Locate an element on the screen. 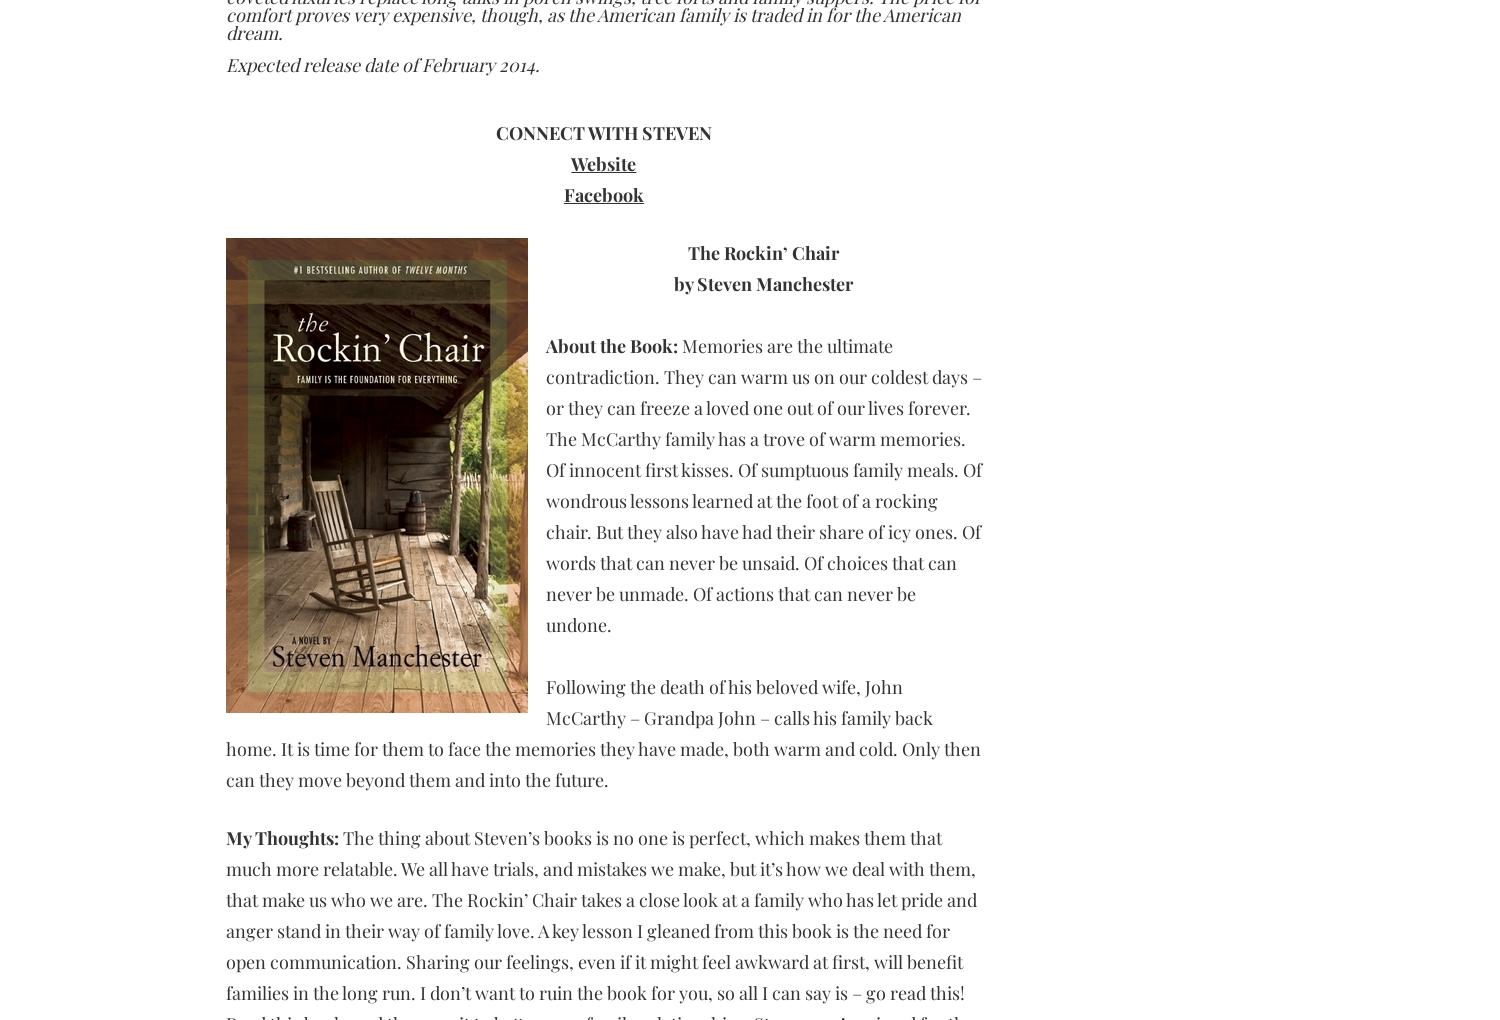 The image size is (1500, 1020). 'Memories are the ultimate contradiction. They can warm us on our coldest days – or they can freeze a loved one out of our lives forever. The McCarthy family has a trove of warm memories. Of innocent first kisses. Of sumptuous family meals. Of wondrous lessons learned at the foot of a rocking chair. But they also have had their share of icy ones. Of words that can never be unsaid. Of choices that can never be unmade. Of actions that can never be undone.' is located at coordinates (763, 485).